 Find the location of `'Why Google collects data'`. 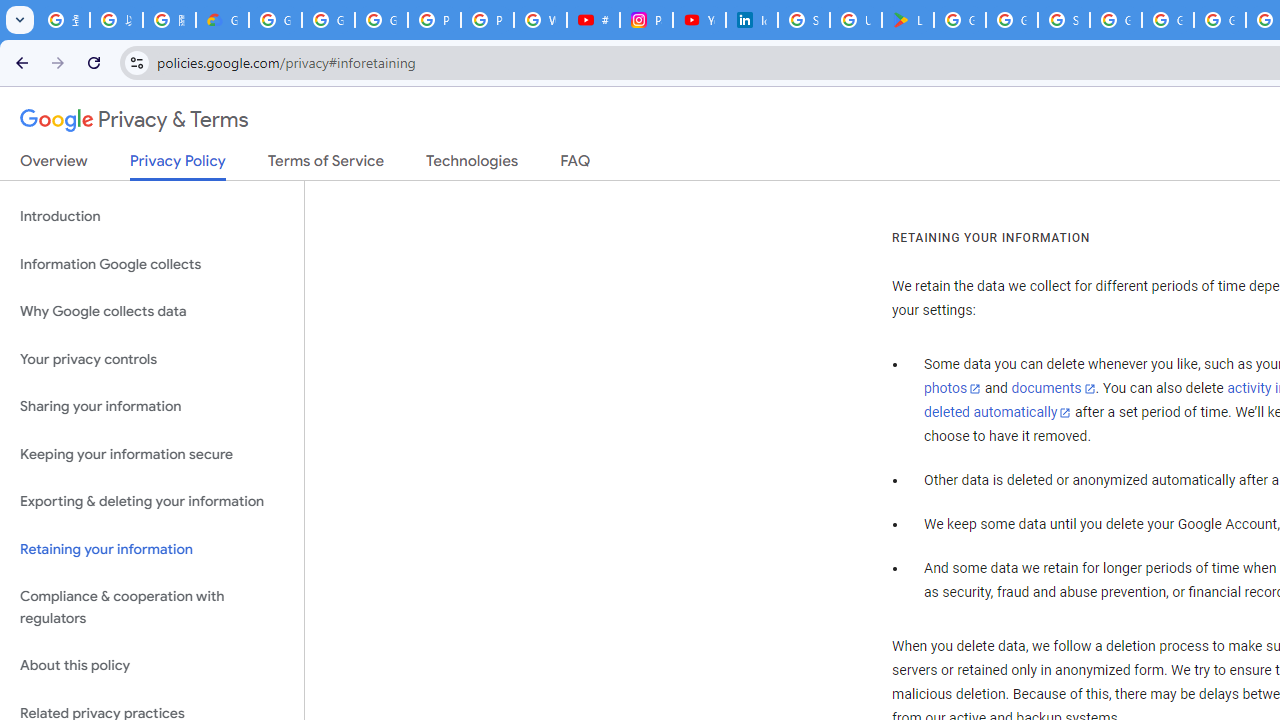

'Why Google collects data' is located at coordinates (151, 312).